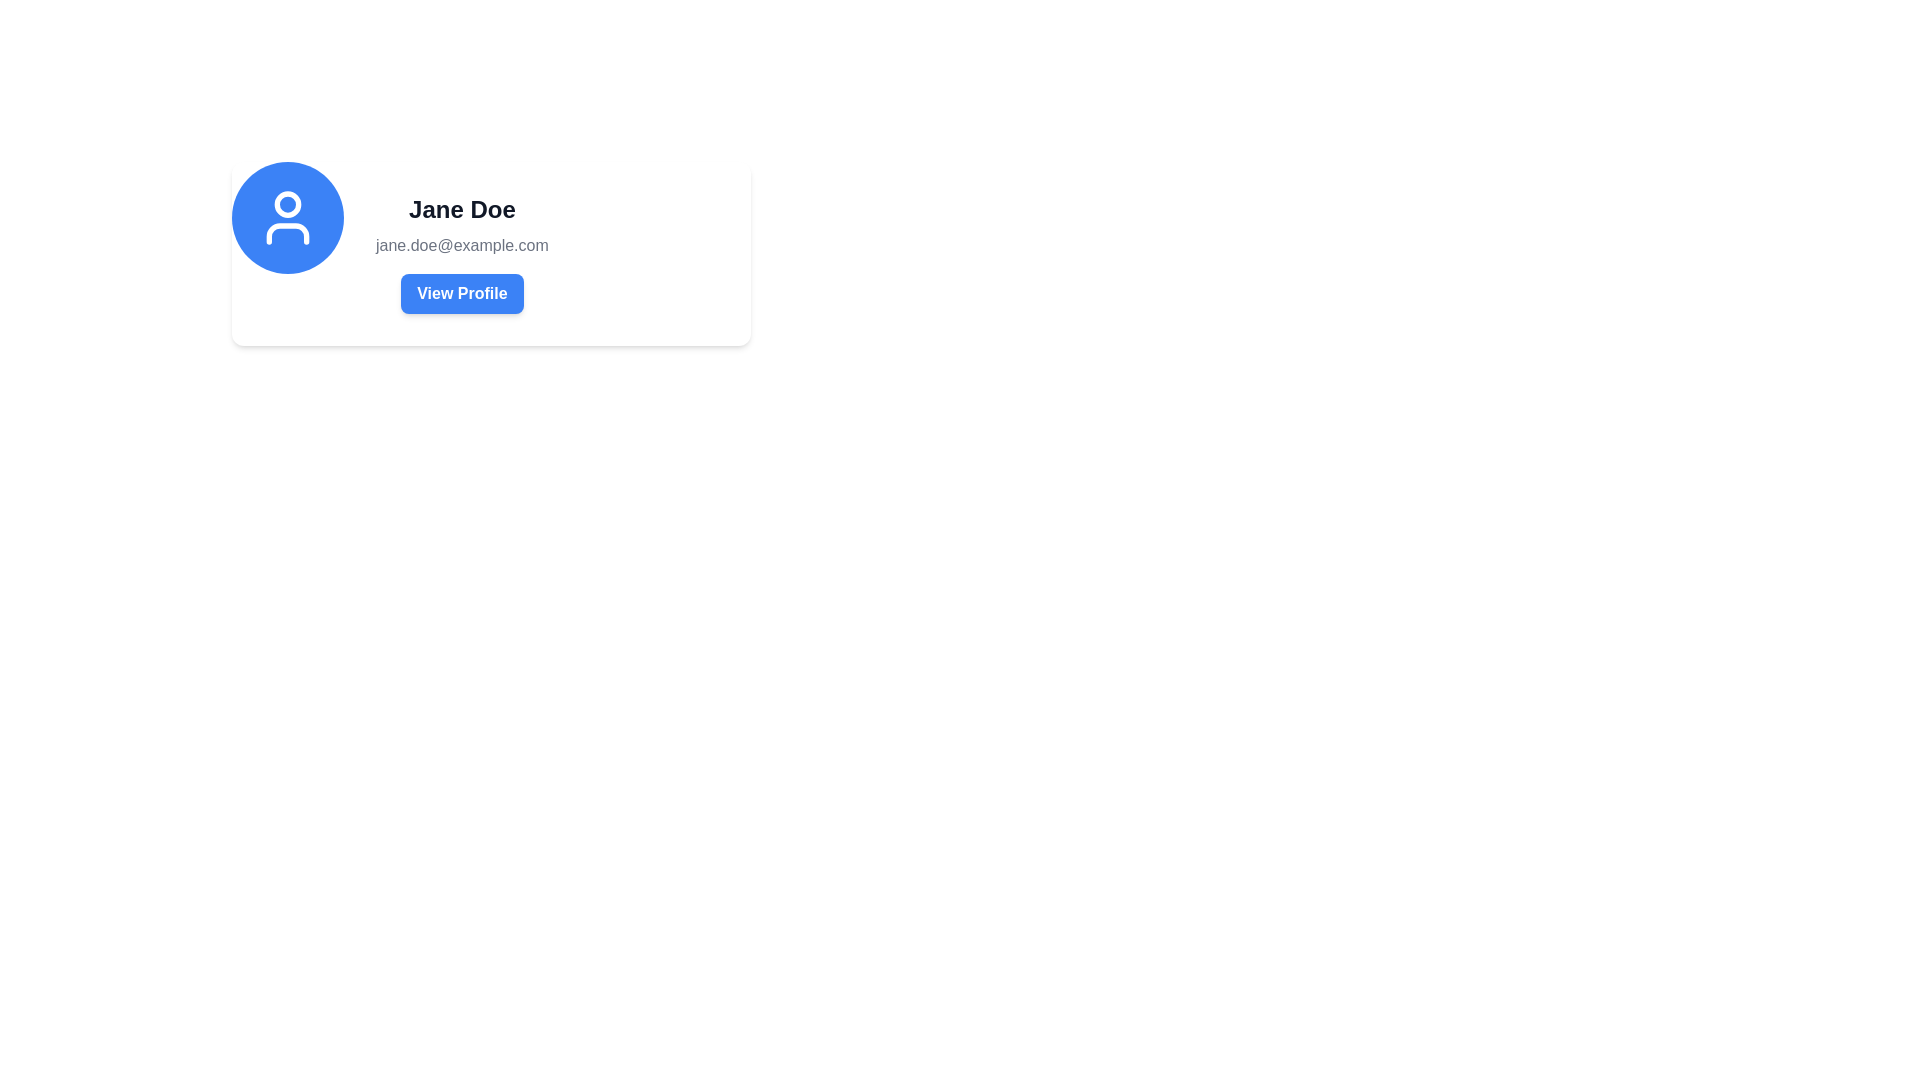 The width and height of the screenshot is (1920, 1080). I want to click on the circular avatar placeholder for user 'Jane Doe' as a visual marker, so click(287, 218).